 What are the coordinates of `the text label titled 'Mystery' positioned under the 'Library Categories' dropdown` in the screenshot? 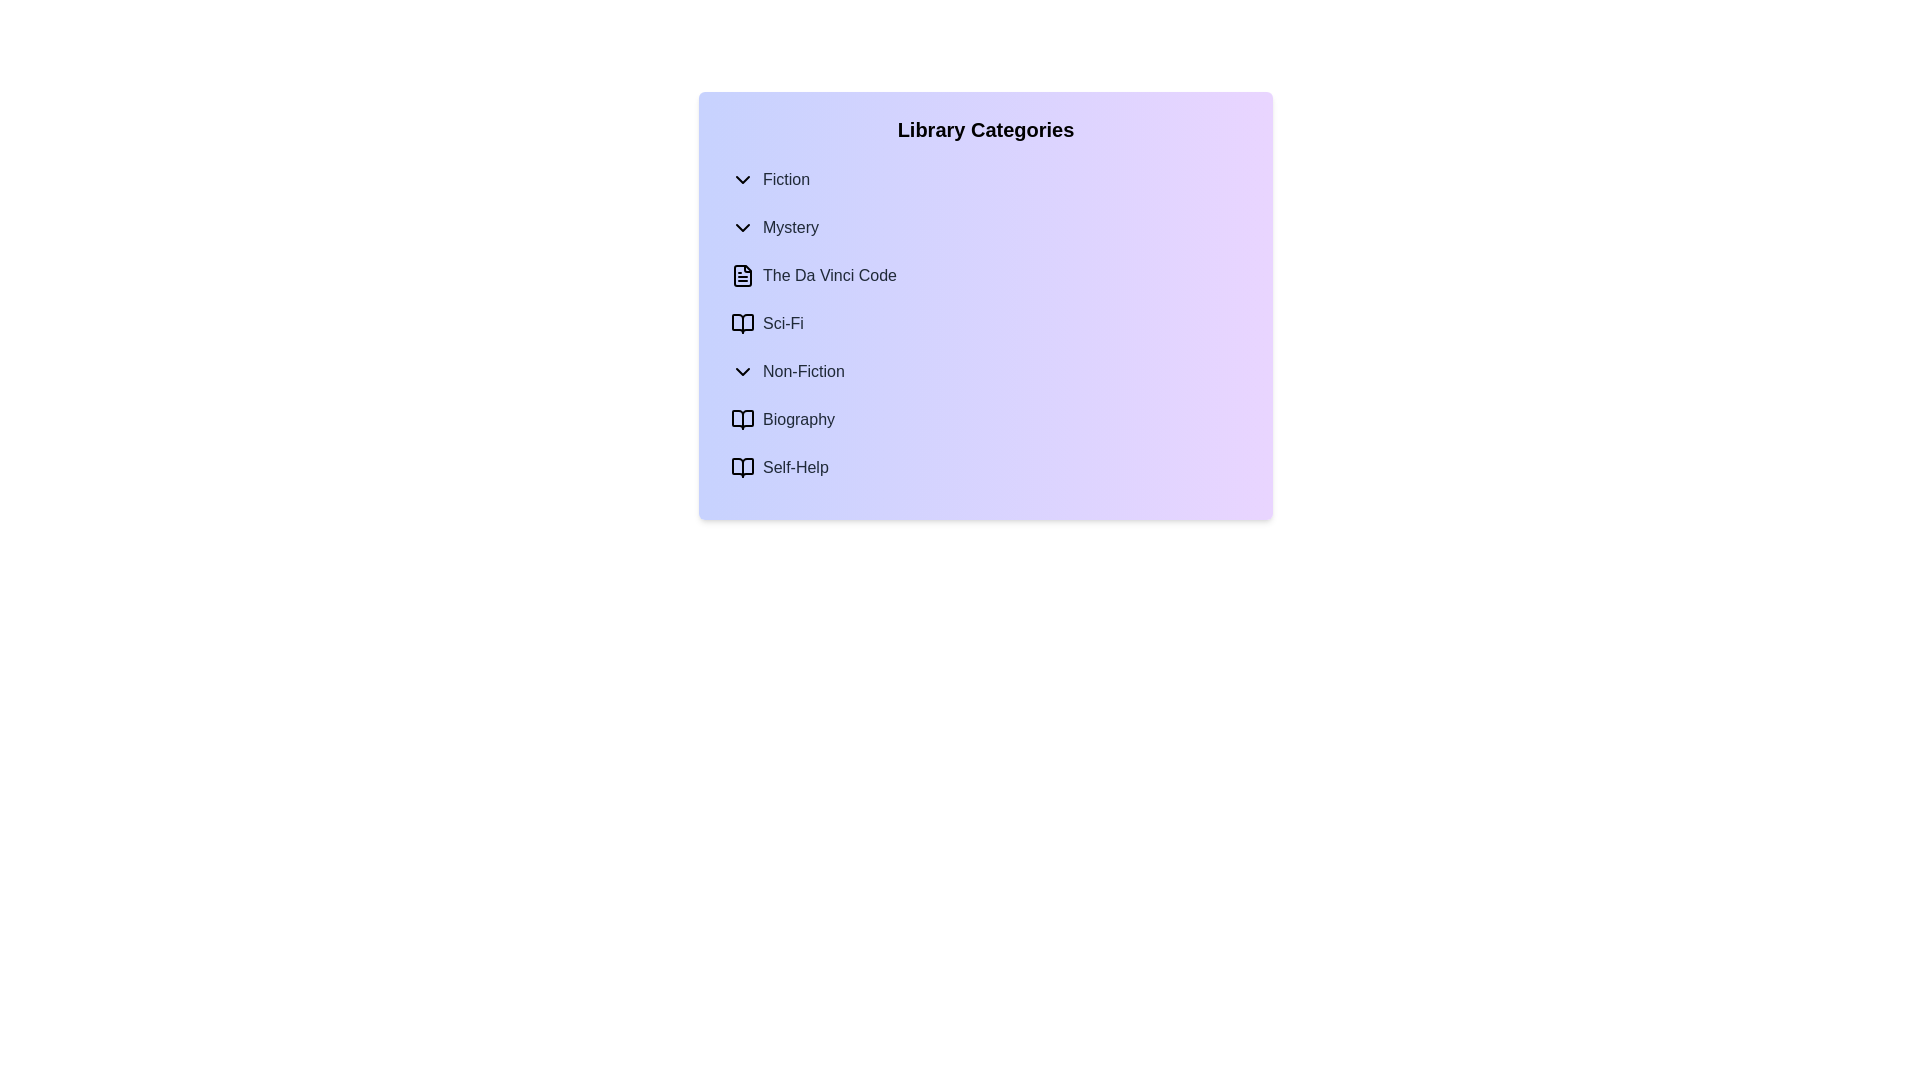 It's located at (790, 226).